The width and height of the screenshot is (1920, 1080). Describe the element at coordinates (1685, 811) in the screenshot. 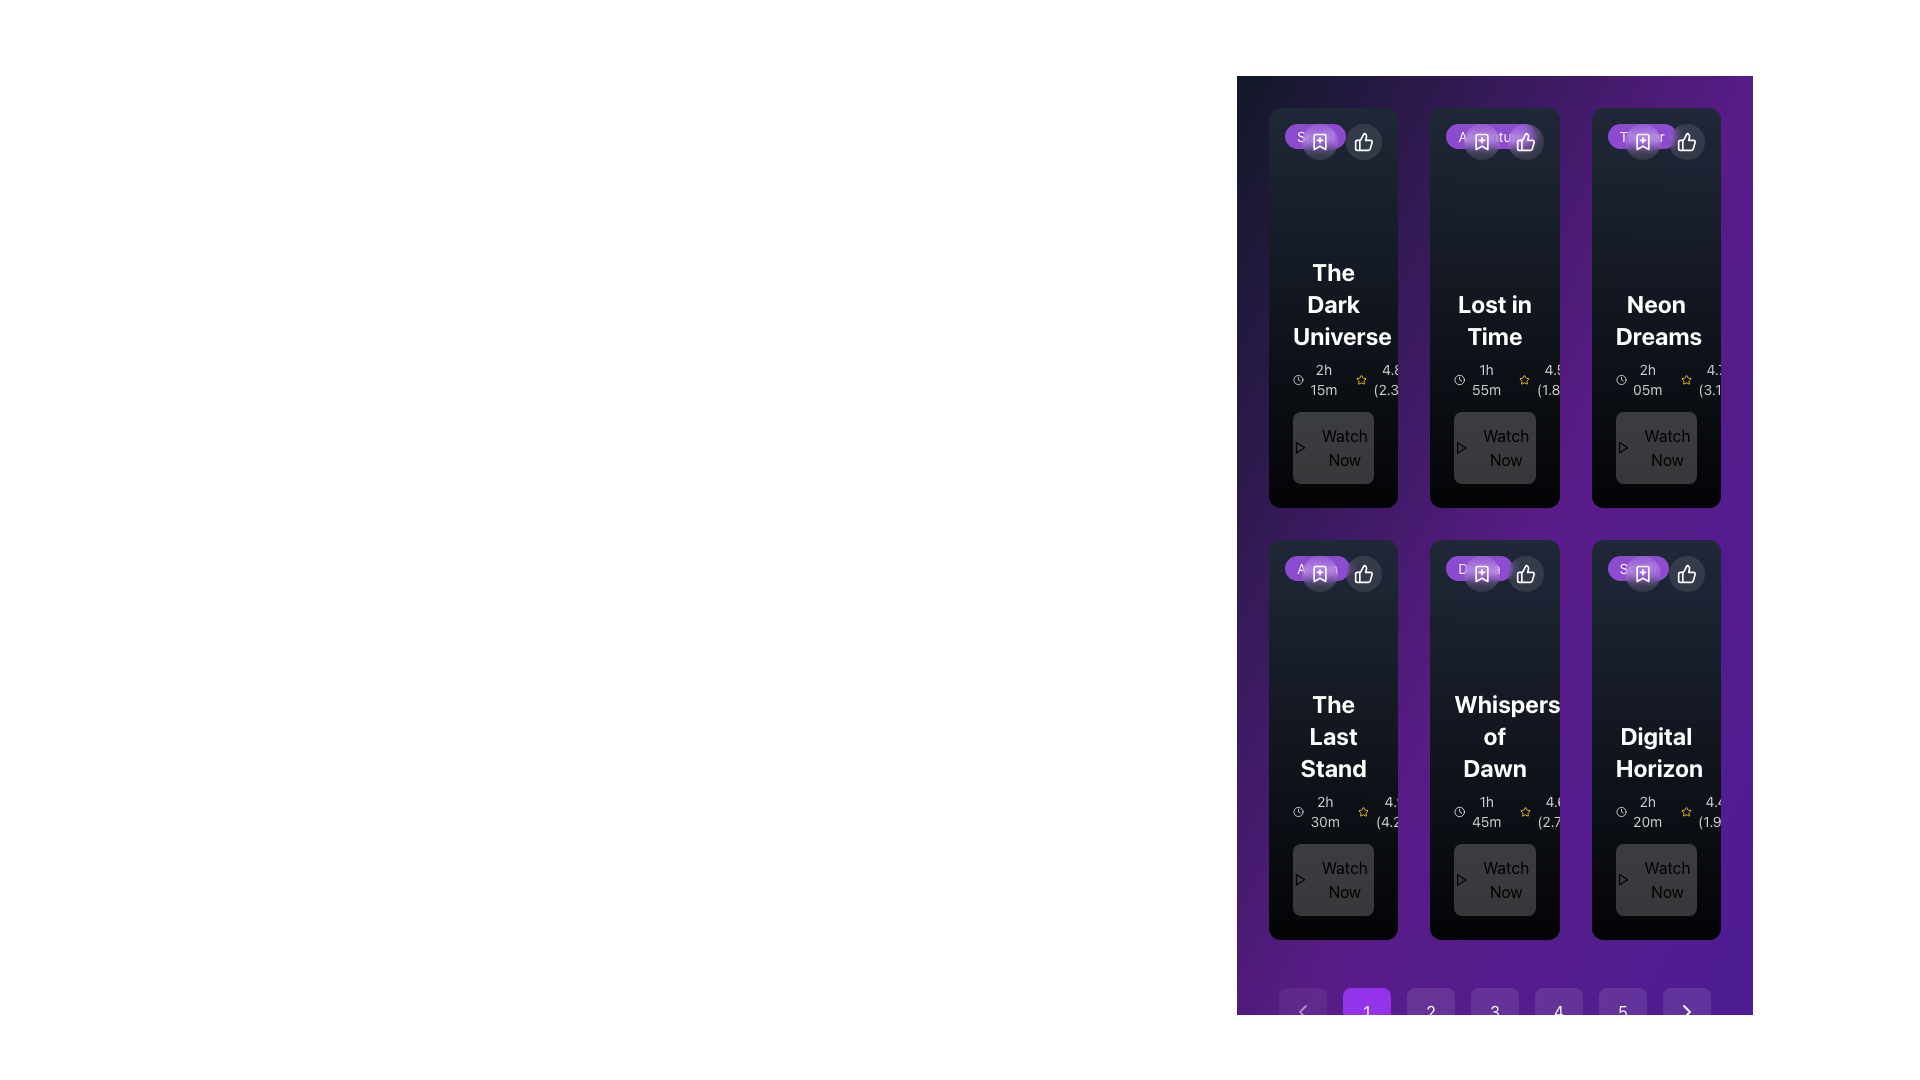

I see `the small, yellow, five-pointed star icon used for rating in the rating bar of the 'Digital Horizon' movie card, located in the last column of the second row` at that location.